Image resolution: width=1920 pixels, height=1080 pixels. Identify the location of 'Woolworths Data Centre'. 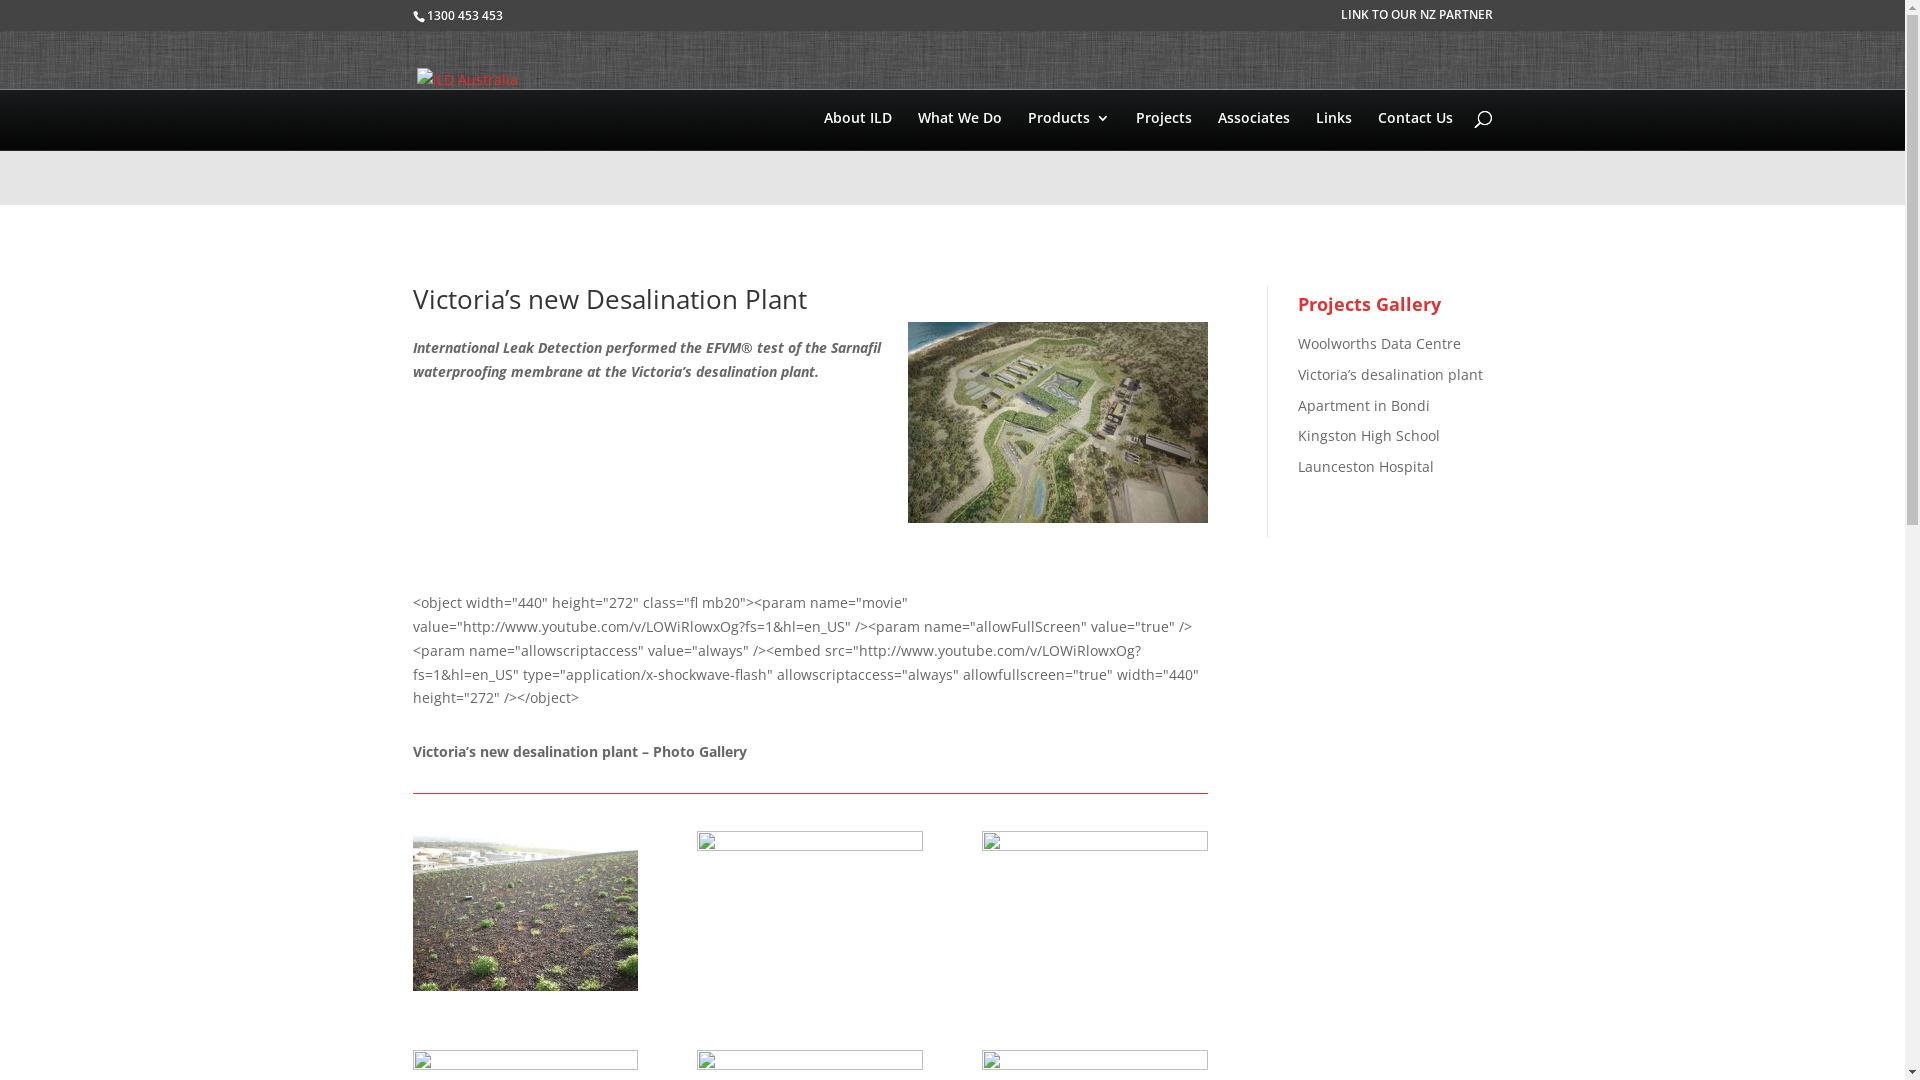
(1378, 342).